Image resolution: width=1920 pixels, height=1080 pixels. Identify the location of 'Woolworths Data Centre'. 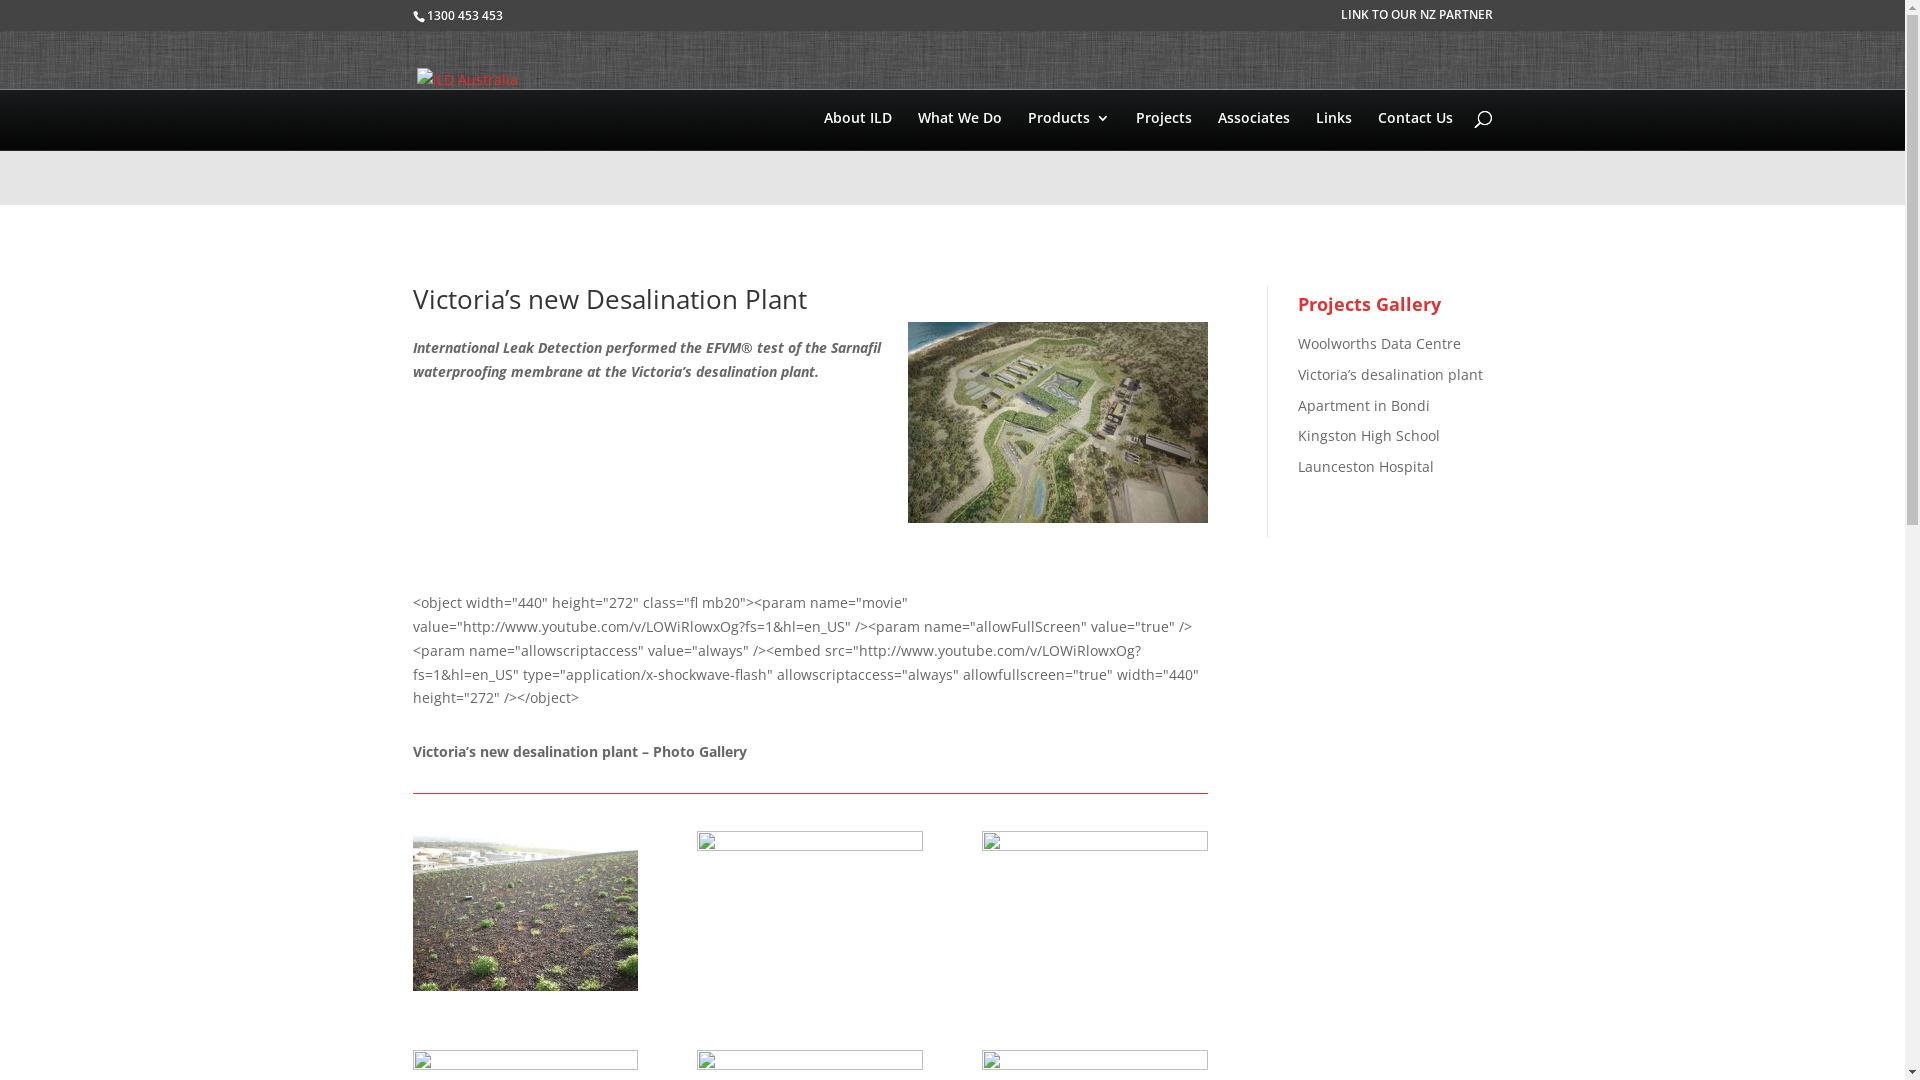
(1378, 342).